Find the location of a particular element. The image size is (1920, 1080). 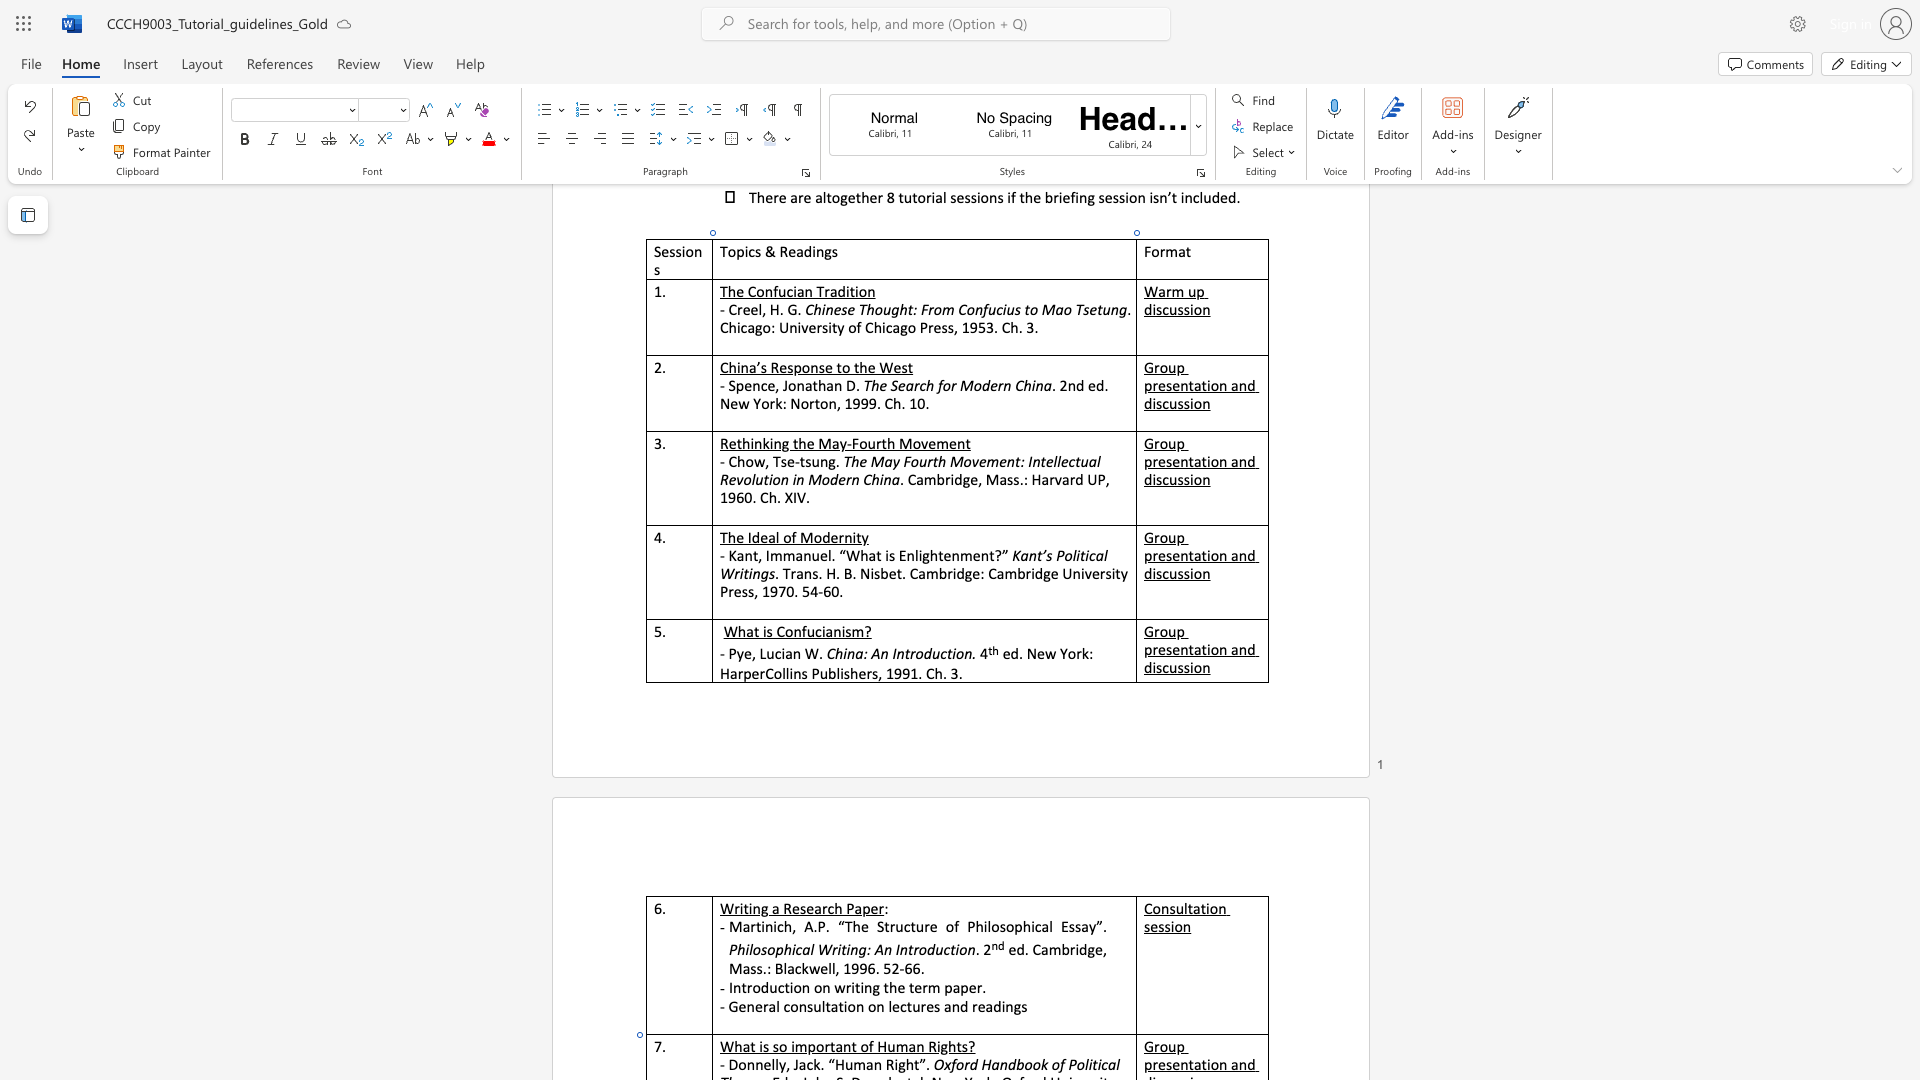

the 3th character "i" in the text is located at coordinates (843, 631).